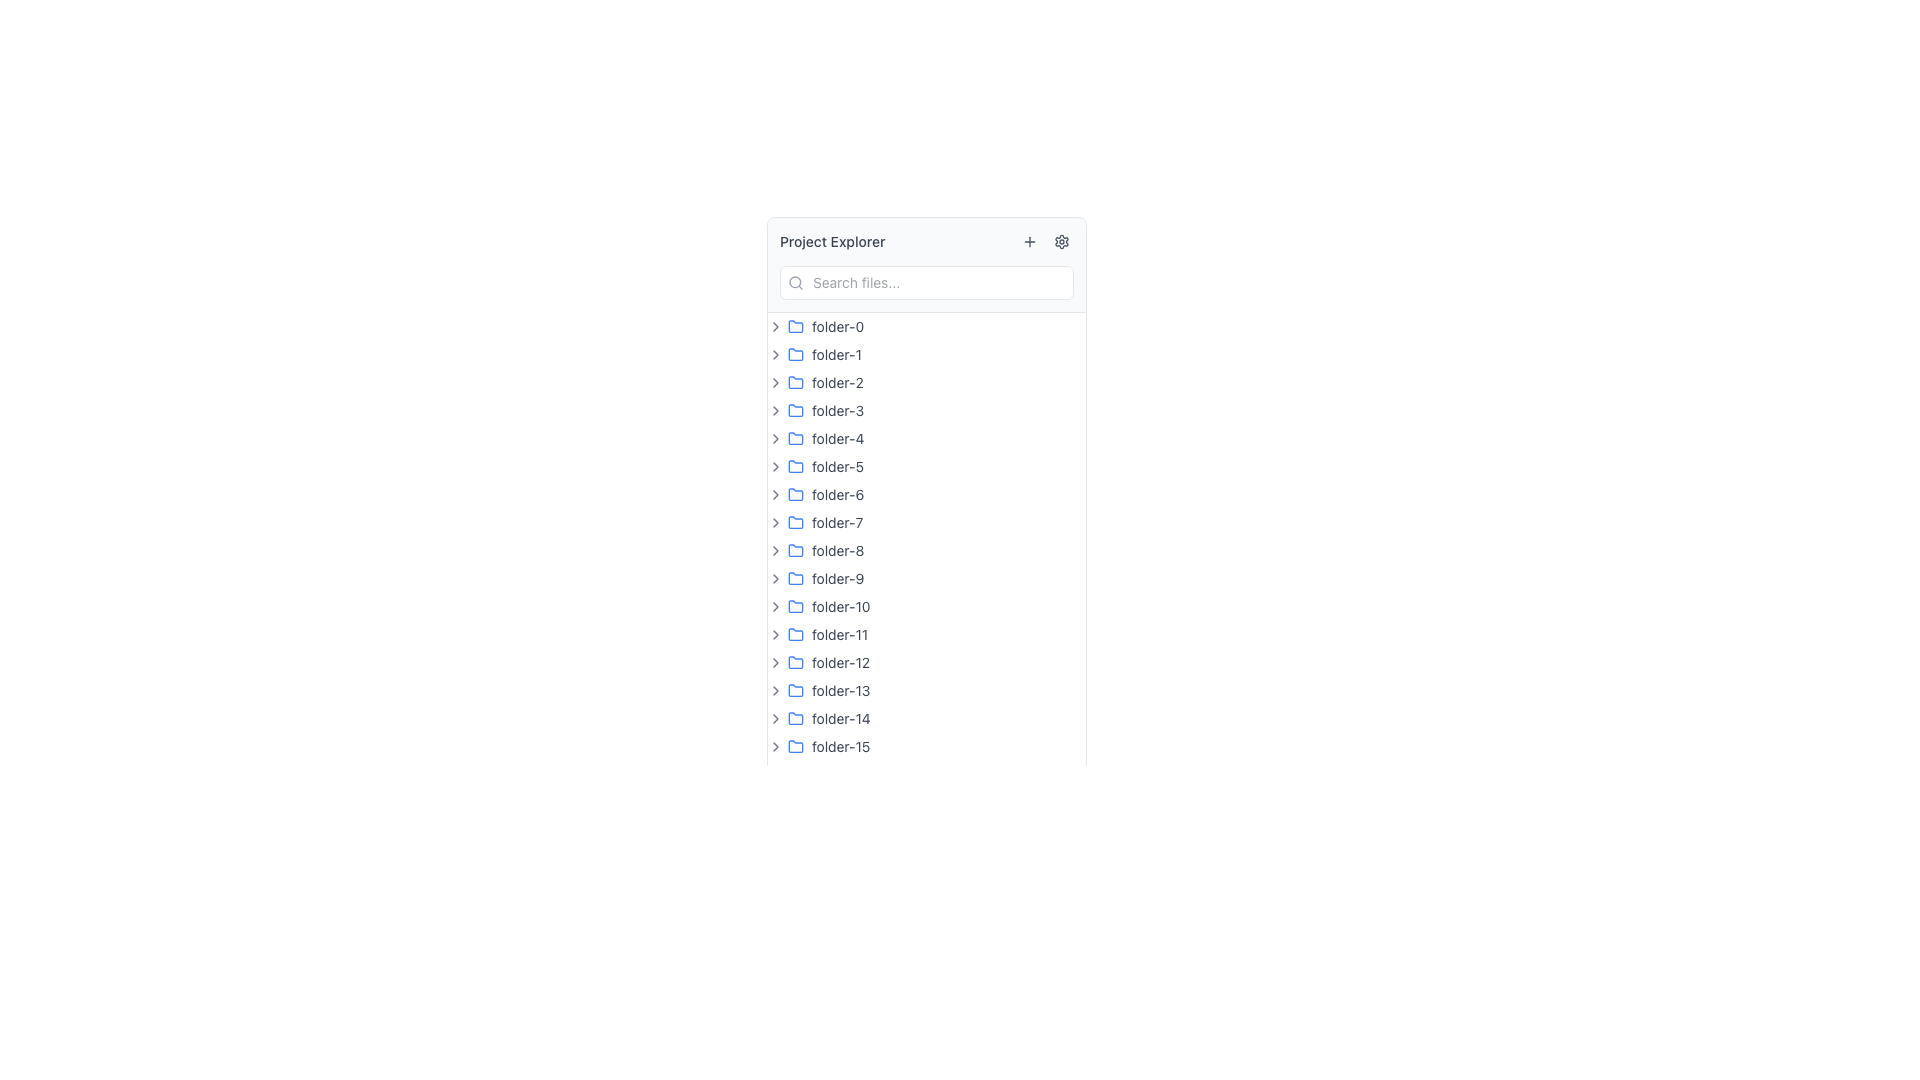 The width and height of the screenshot is (1920, 1080). I want to click on the Chevron icon for hierarchical navigation located to the far left of 'folder-15' in the Project Explorer list to indicate its interactivity, so click(775, 747).